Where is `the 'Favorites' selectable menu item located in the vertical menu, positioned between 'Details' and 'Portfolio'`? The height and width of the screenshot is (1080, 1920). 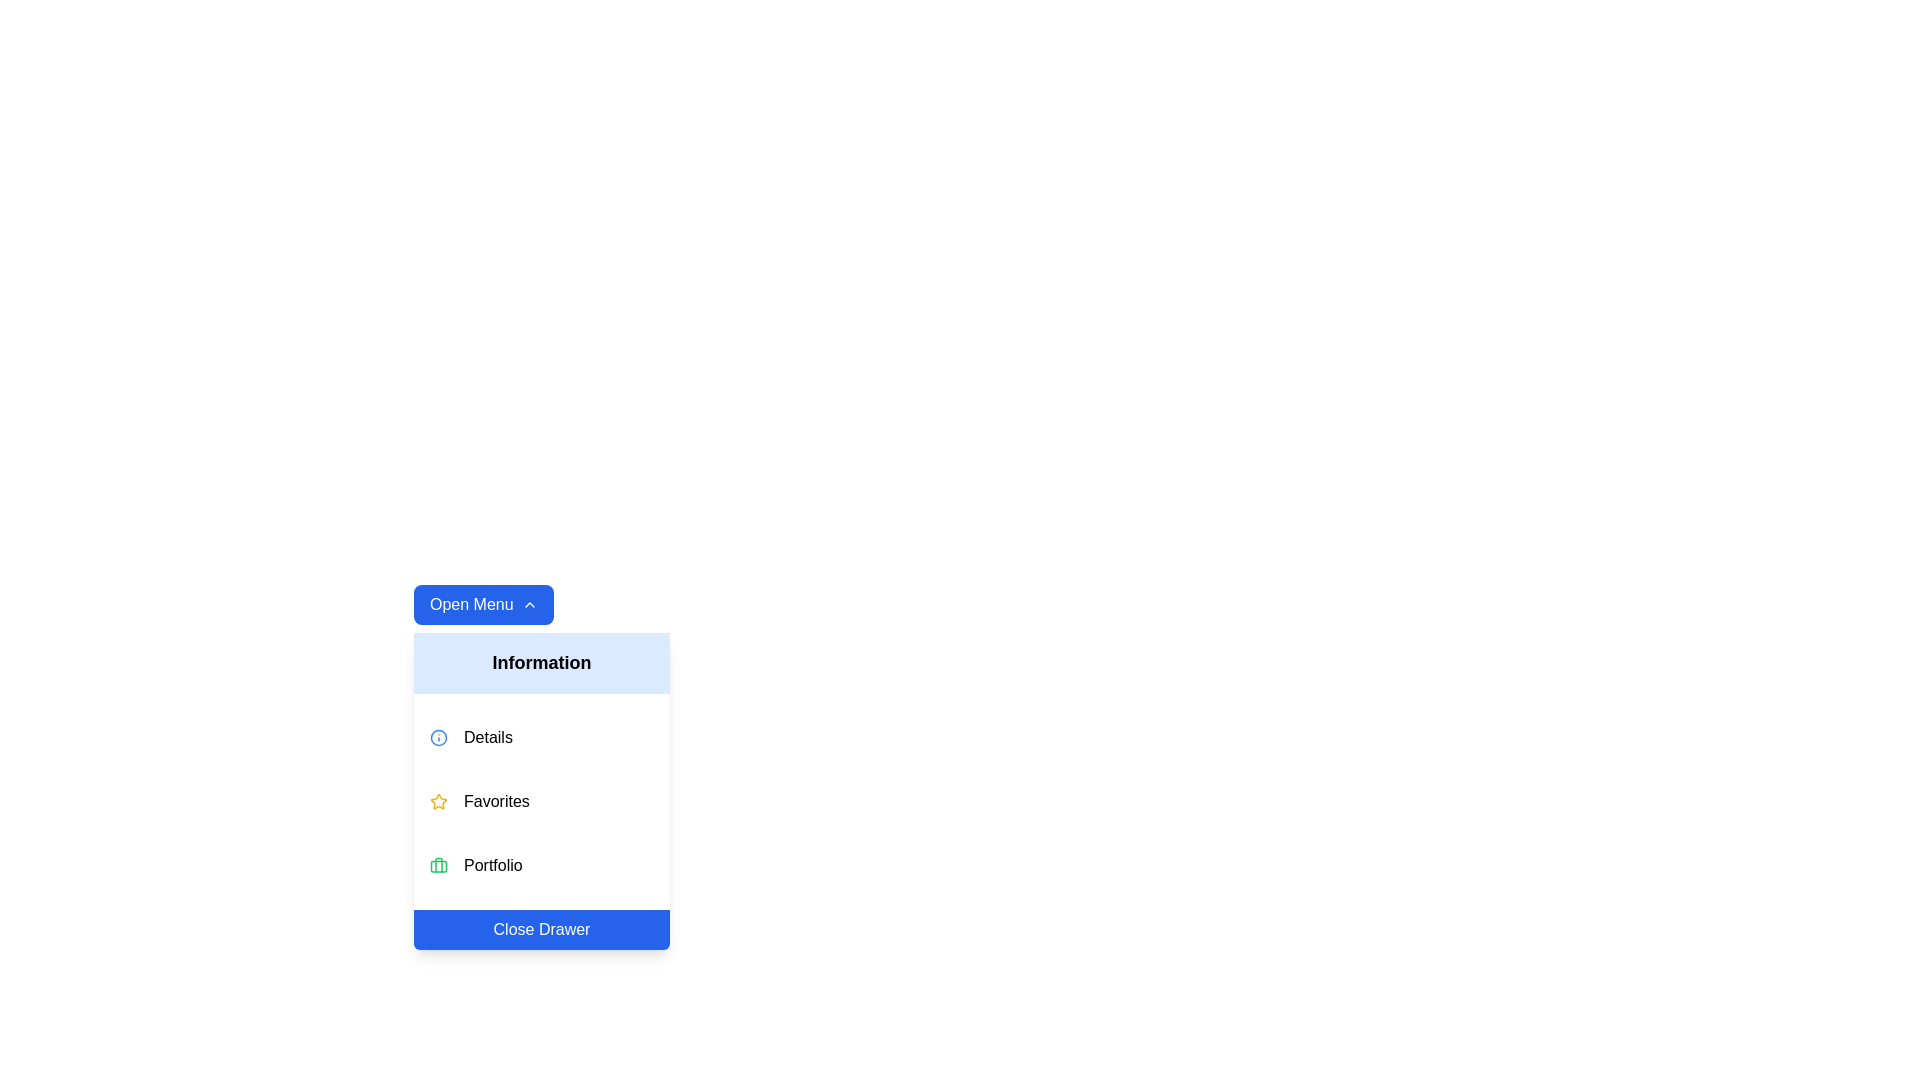 the 'Favorites' selectable menu item located in the vertical menu, positioned between 'Details' and 'Portfolio' is located at coordinates (542, 801).